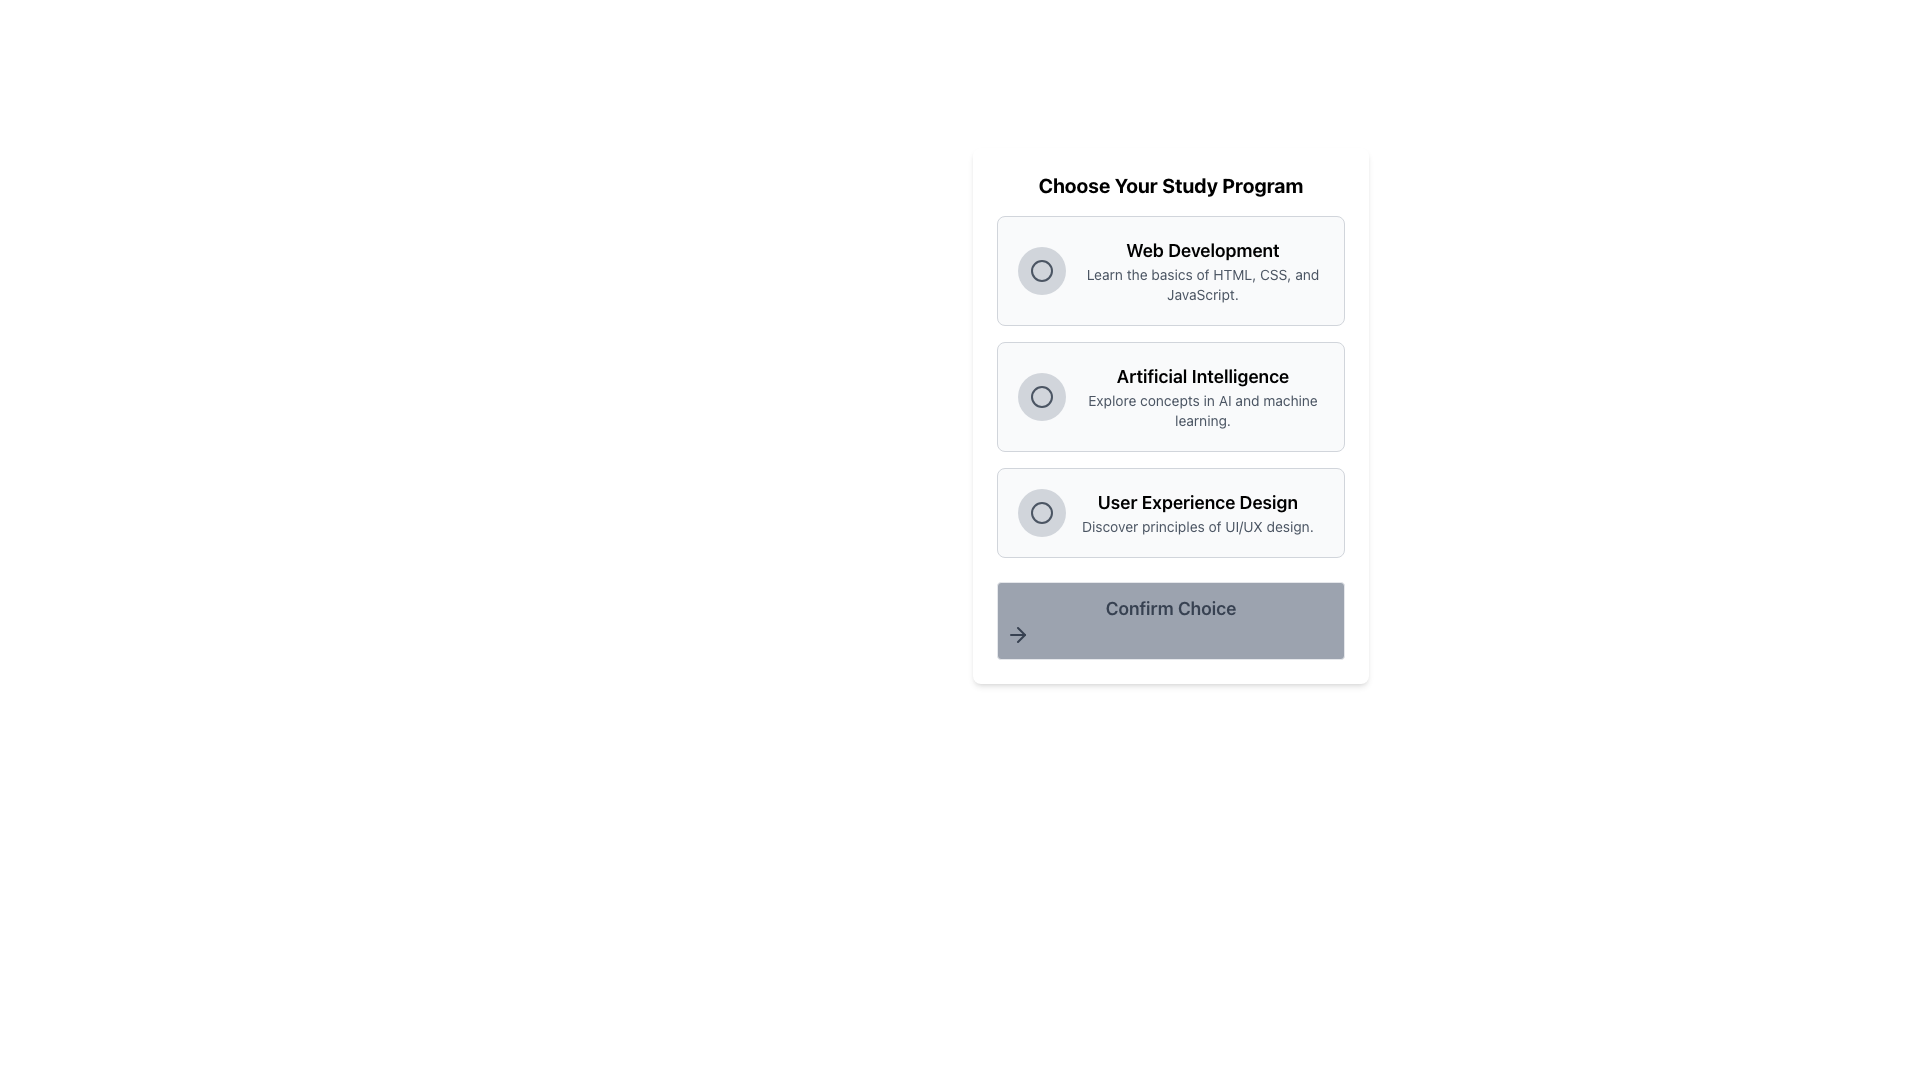 The height and width of the screenshot is (1080, 1920). I want to click on text content of the title element that serves as the main descriptor of the first option in the list, positioned below the main heading 'Choose Your Study Program', so click(1202, 249).